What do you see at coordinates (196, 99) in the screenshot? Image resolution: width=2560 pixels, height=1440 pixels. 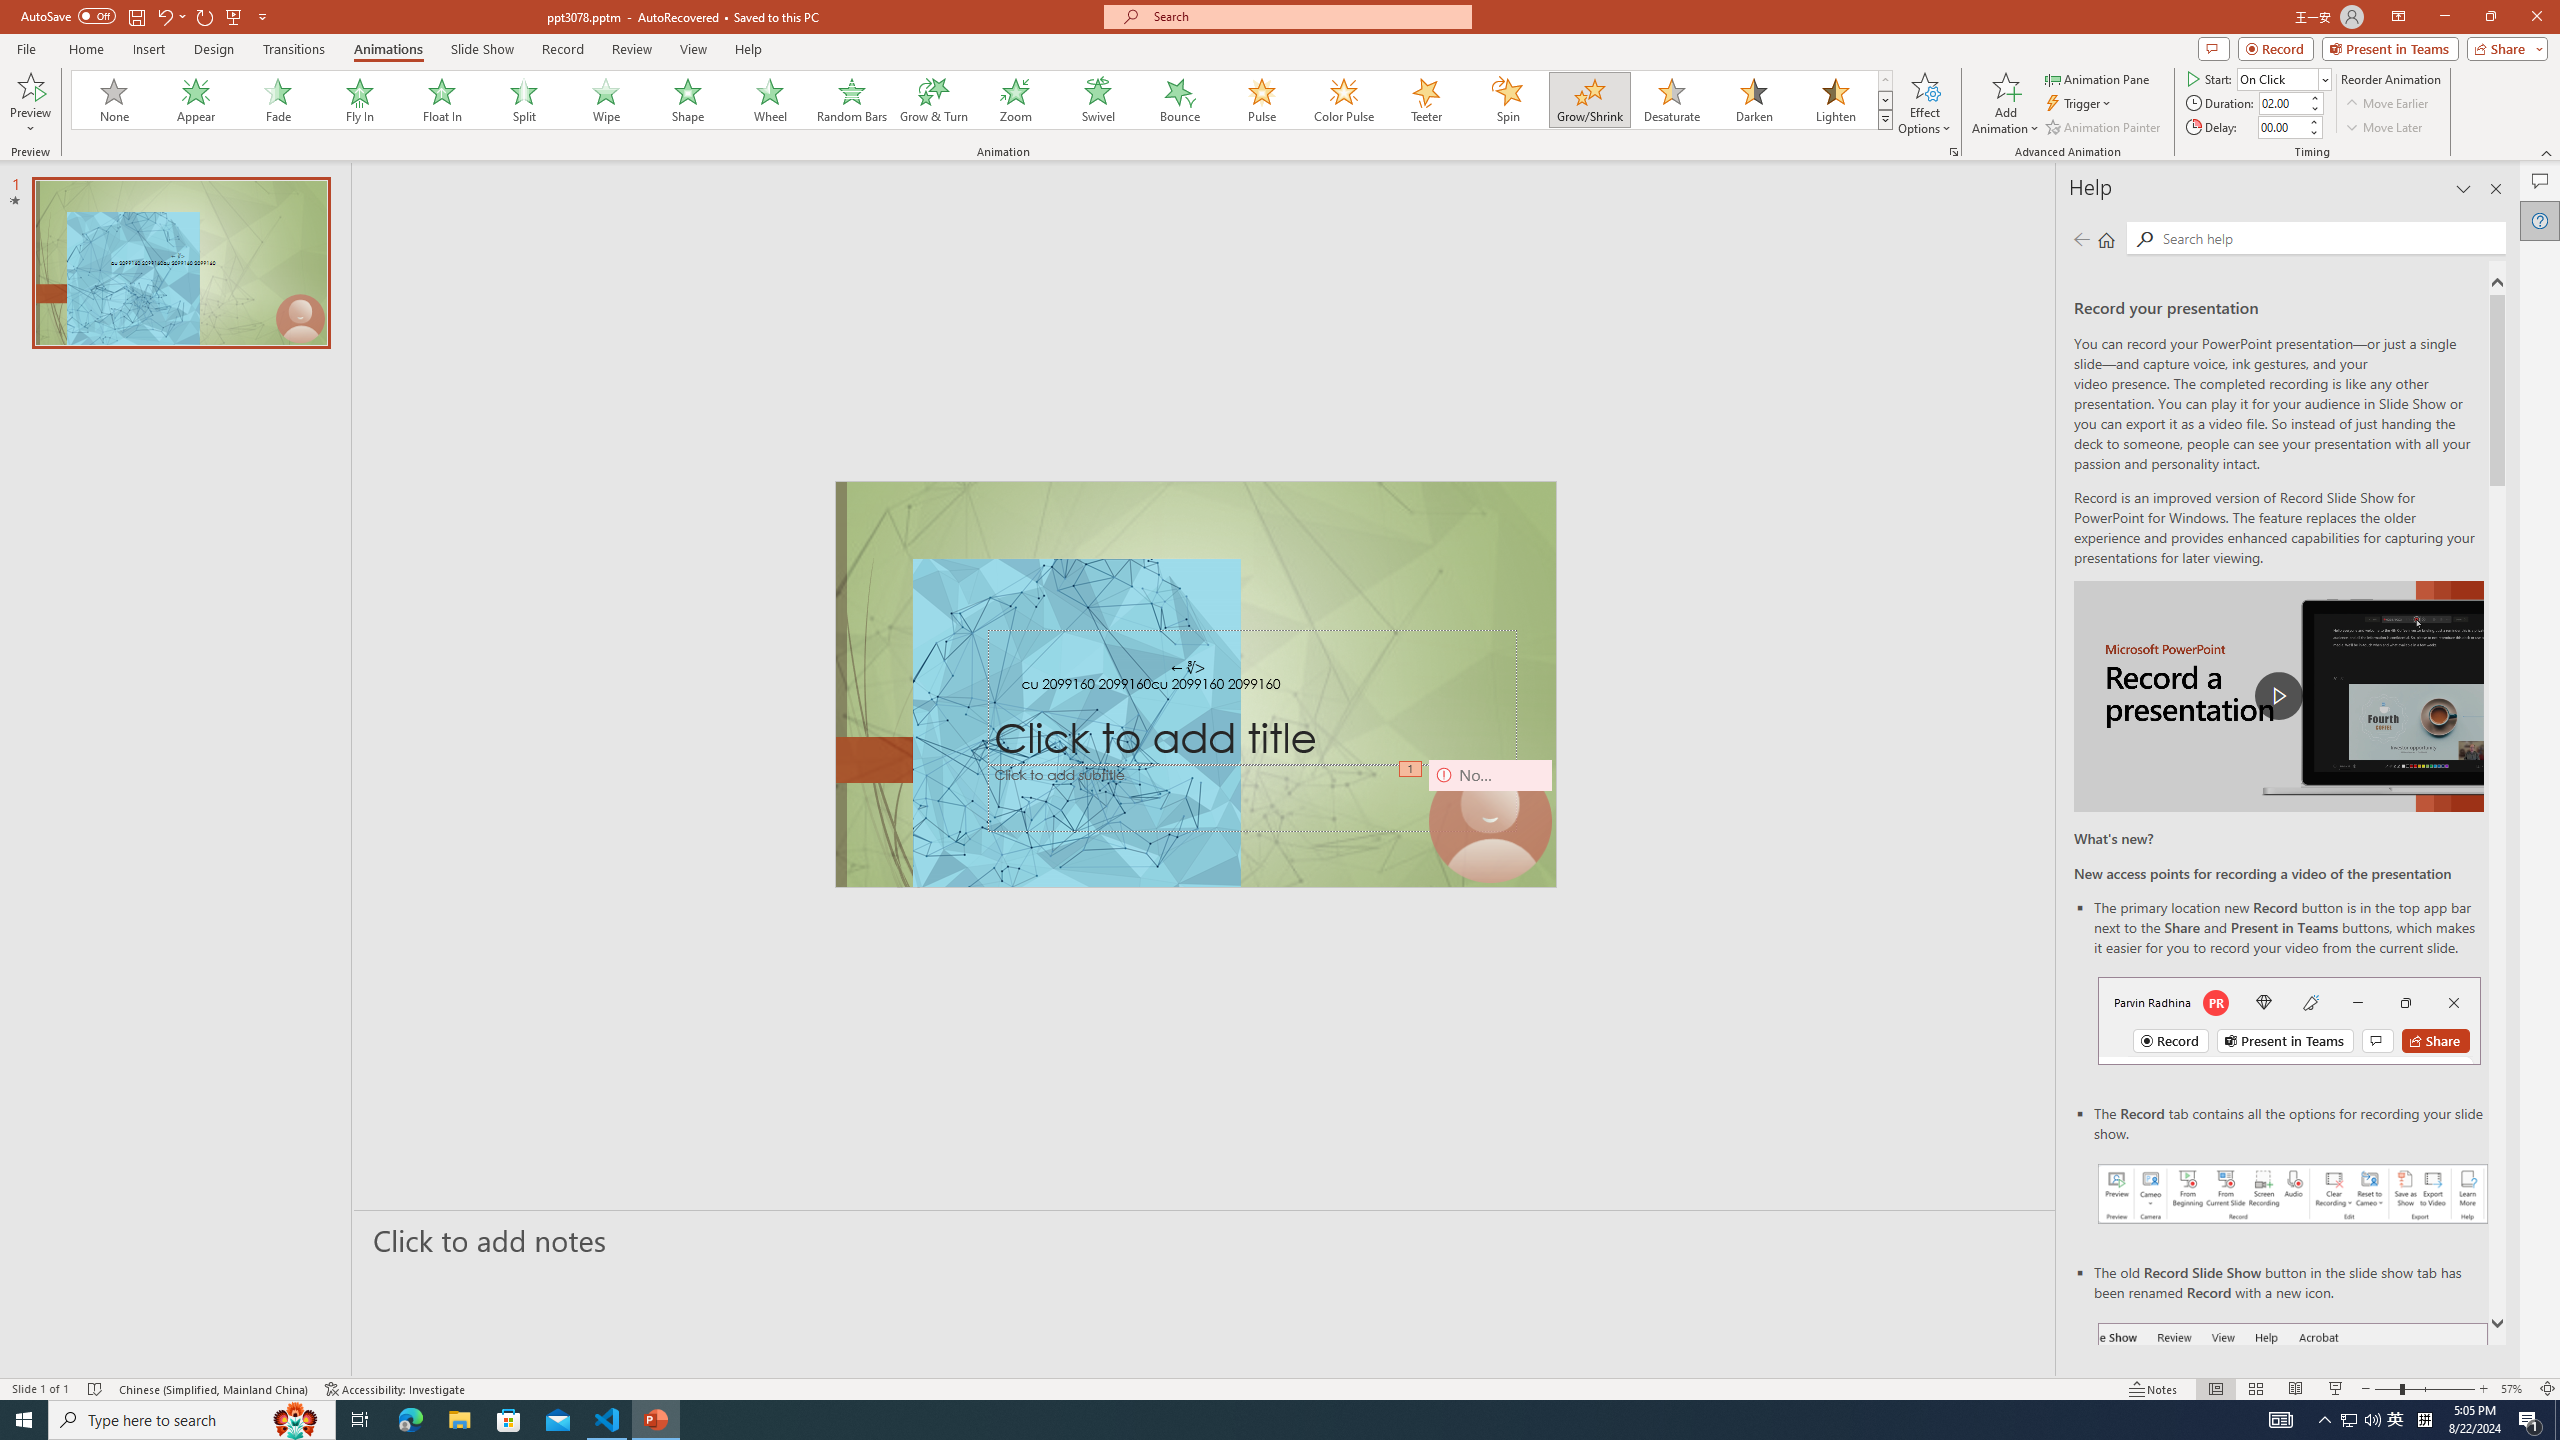 I see `'Appear'` at bounding box center [196, 99].